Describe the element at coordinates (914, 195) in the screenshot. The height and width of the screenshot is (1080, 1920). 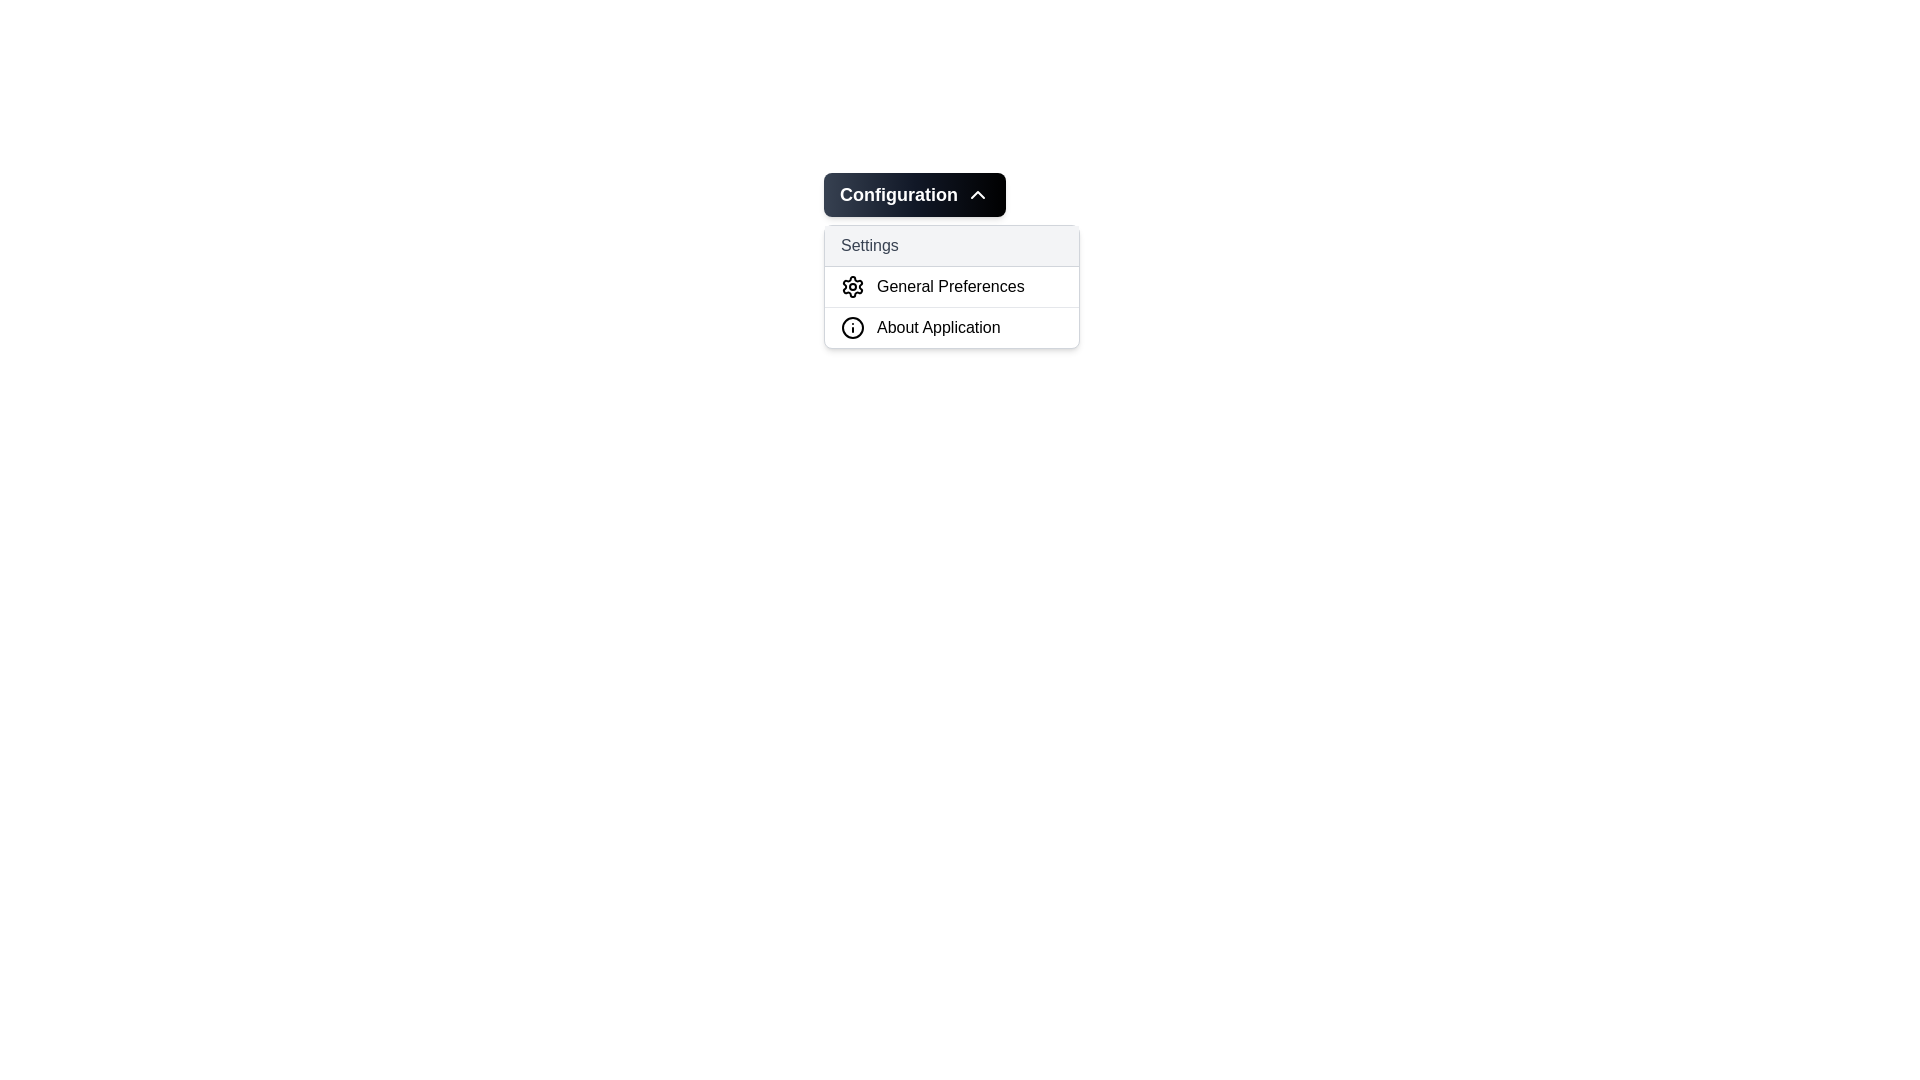
I see `the 'Configuration' button with a chevron up icon, styled with a gradient background from gray to black` at that location.